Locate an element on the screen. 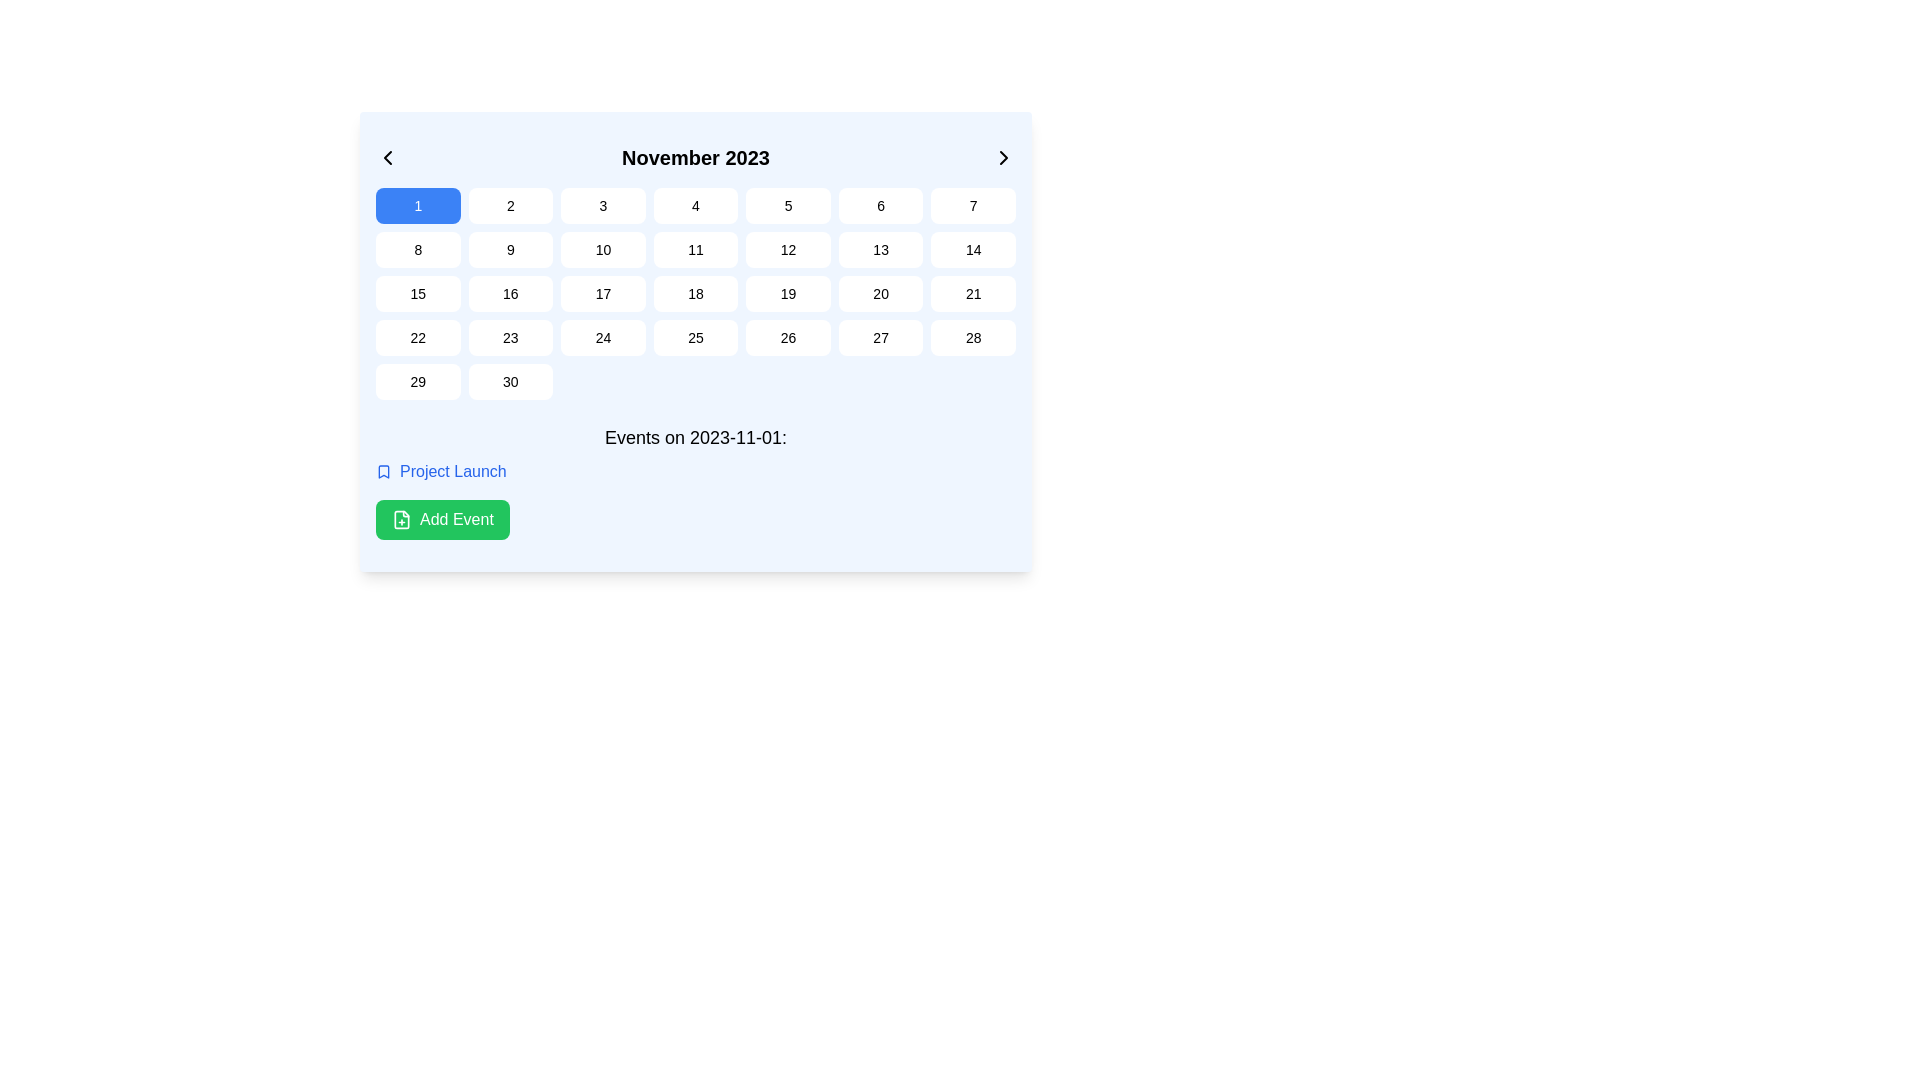  the left-arrow icon representing backward navigation in the top-left corner of the calendar interface is located at coordinates (388, 157).